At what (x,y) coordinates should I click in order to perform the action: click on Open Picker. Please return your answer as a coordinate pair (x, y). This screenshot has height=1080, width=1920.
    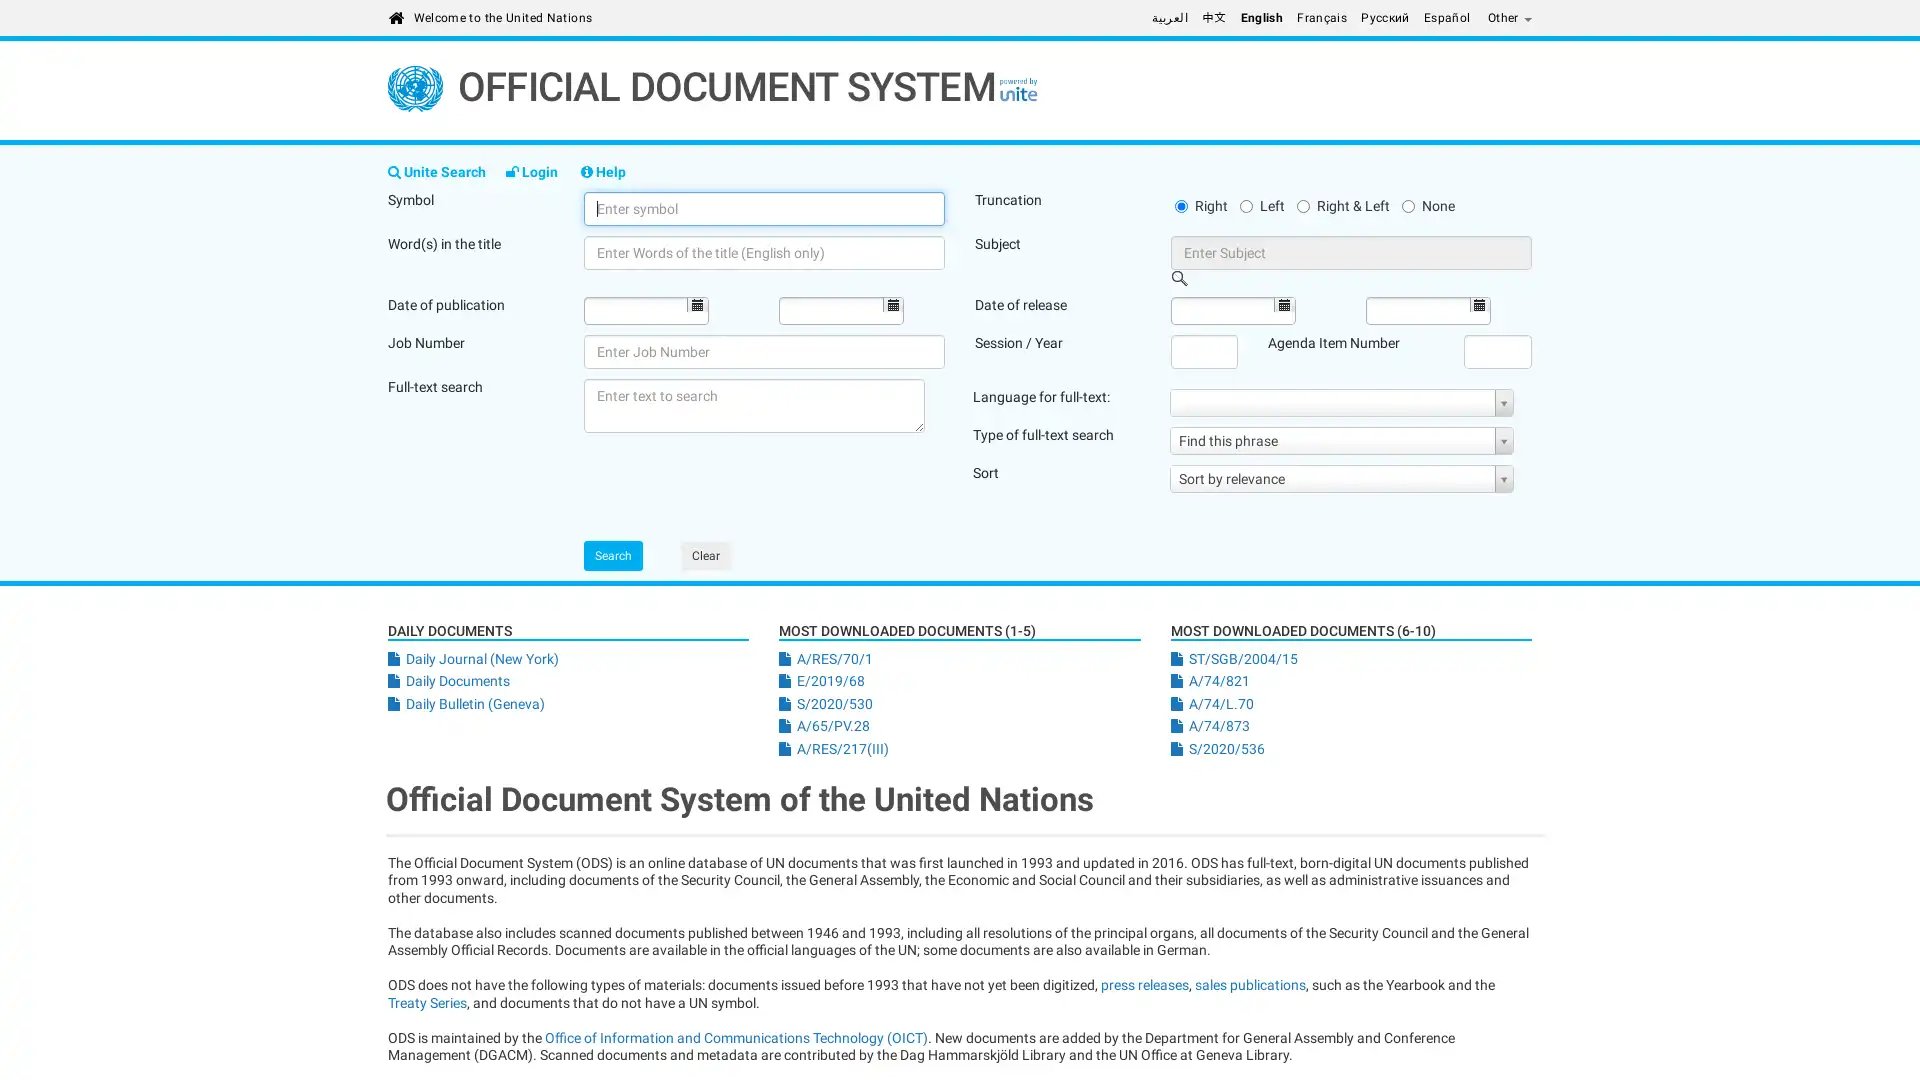
    Looking at the image, I should click on (1178, 277).